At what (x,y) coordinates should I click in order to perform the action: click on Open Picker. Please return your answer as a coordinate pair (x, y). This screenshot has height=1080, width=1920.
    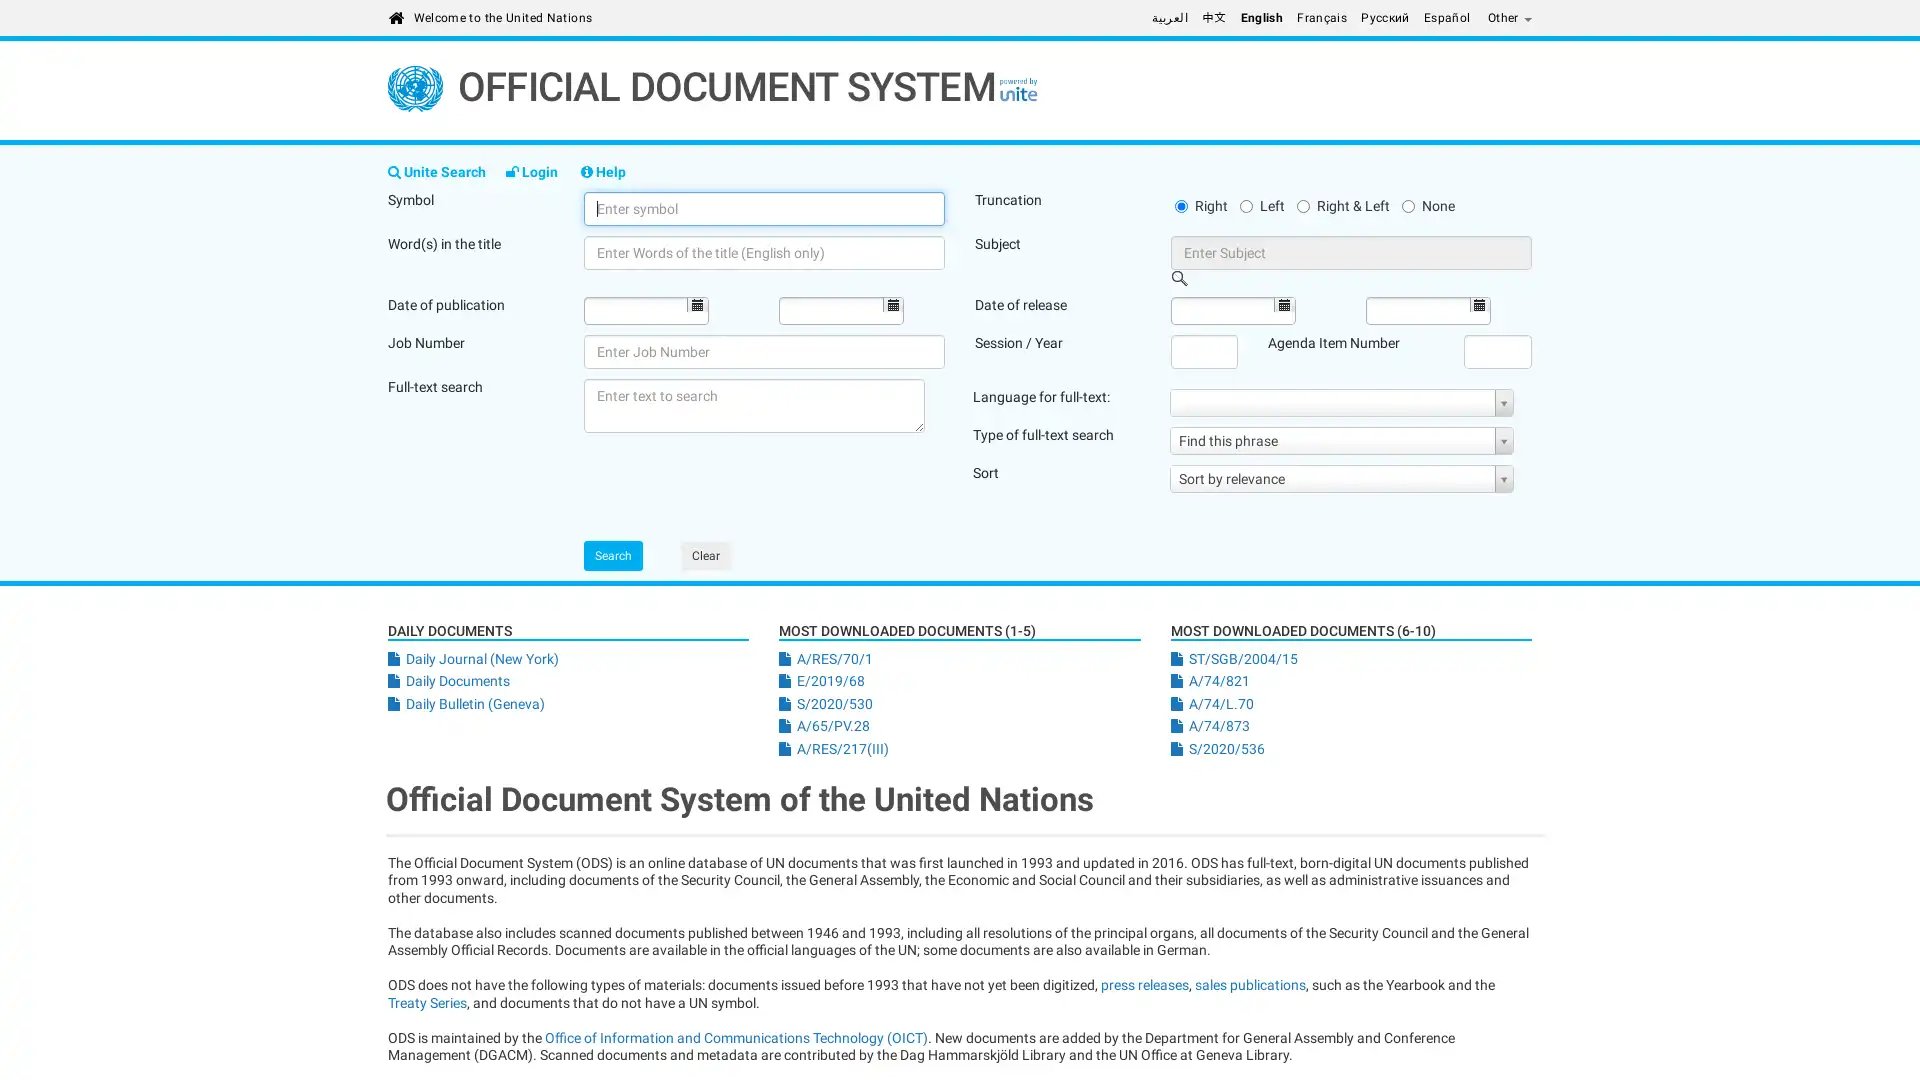
    Looking at the image, I should click on (1178, 277).